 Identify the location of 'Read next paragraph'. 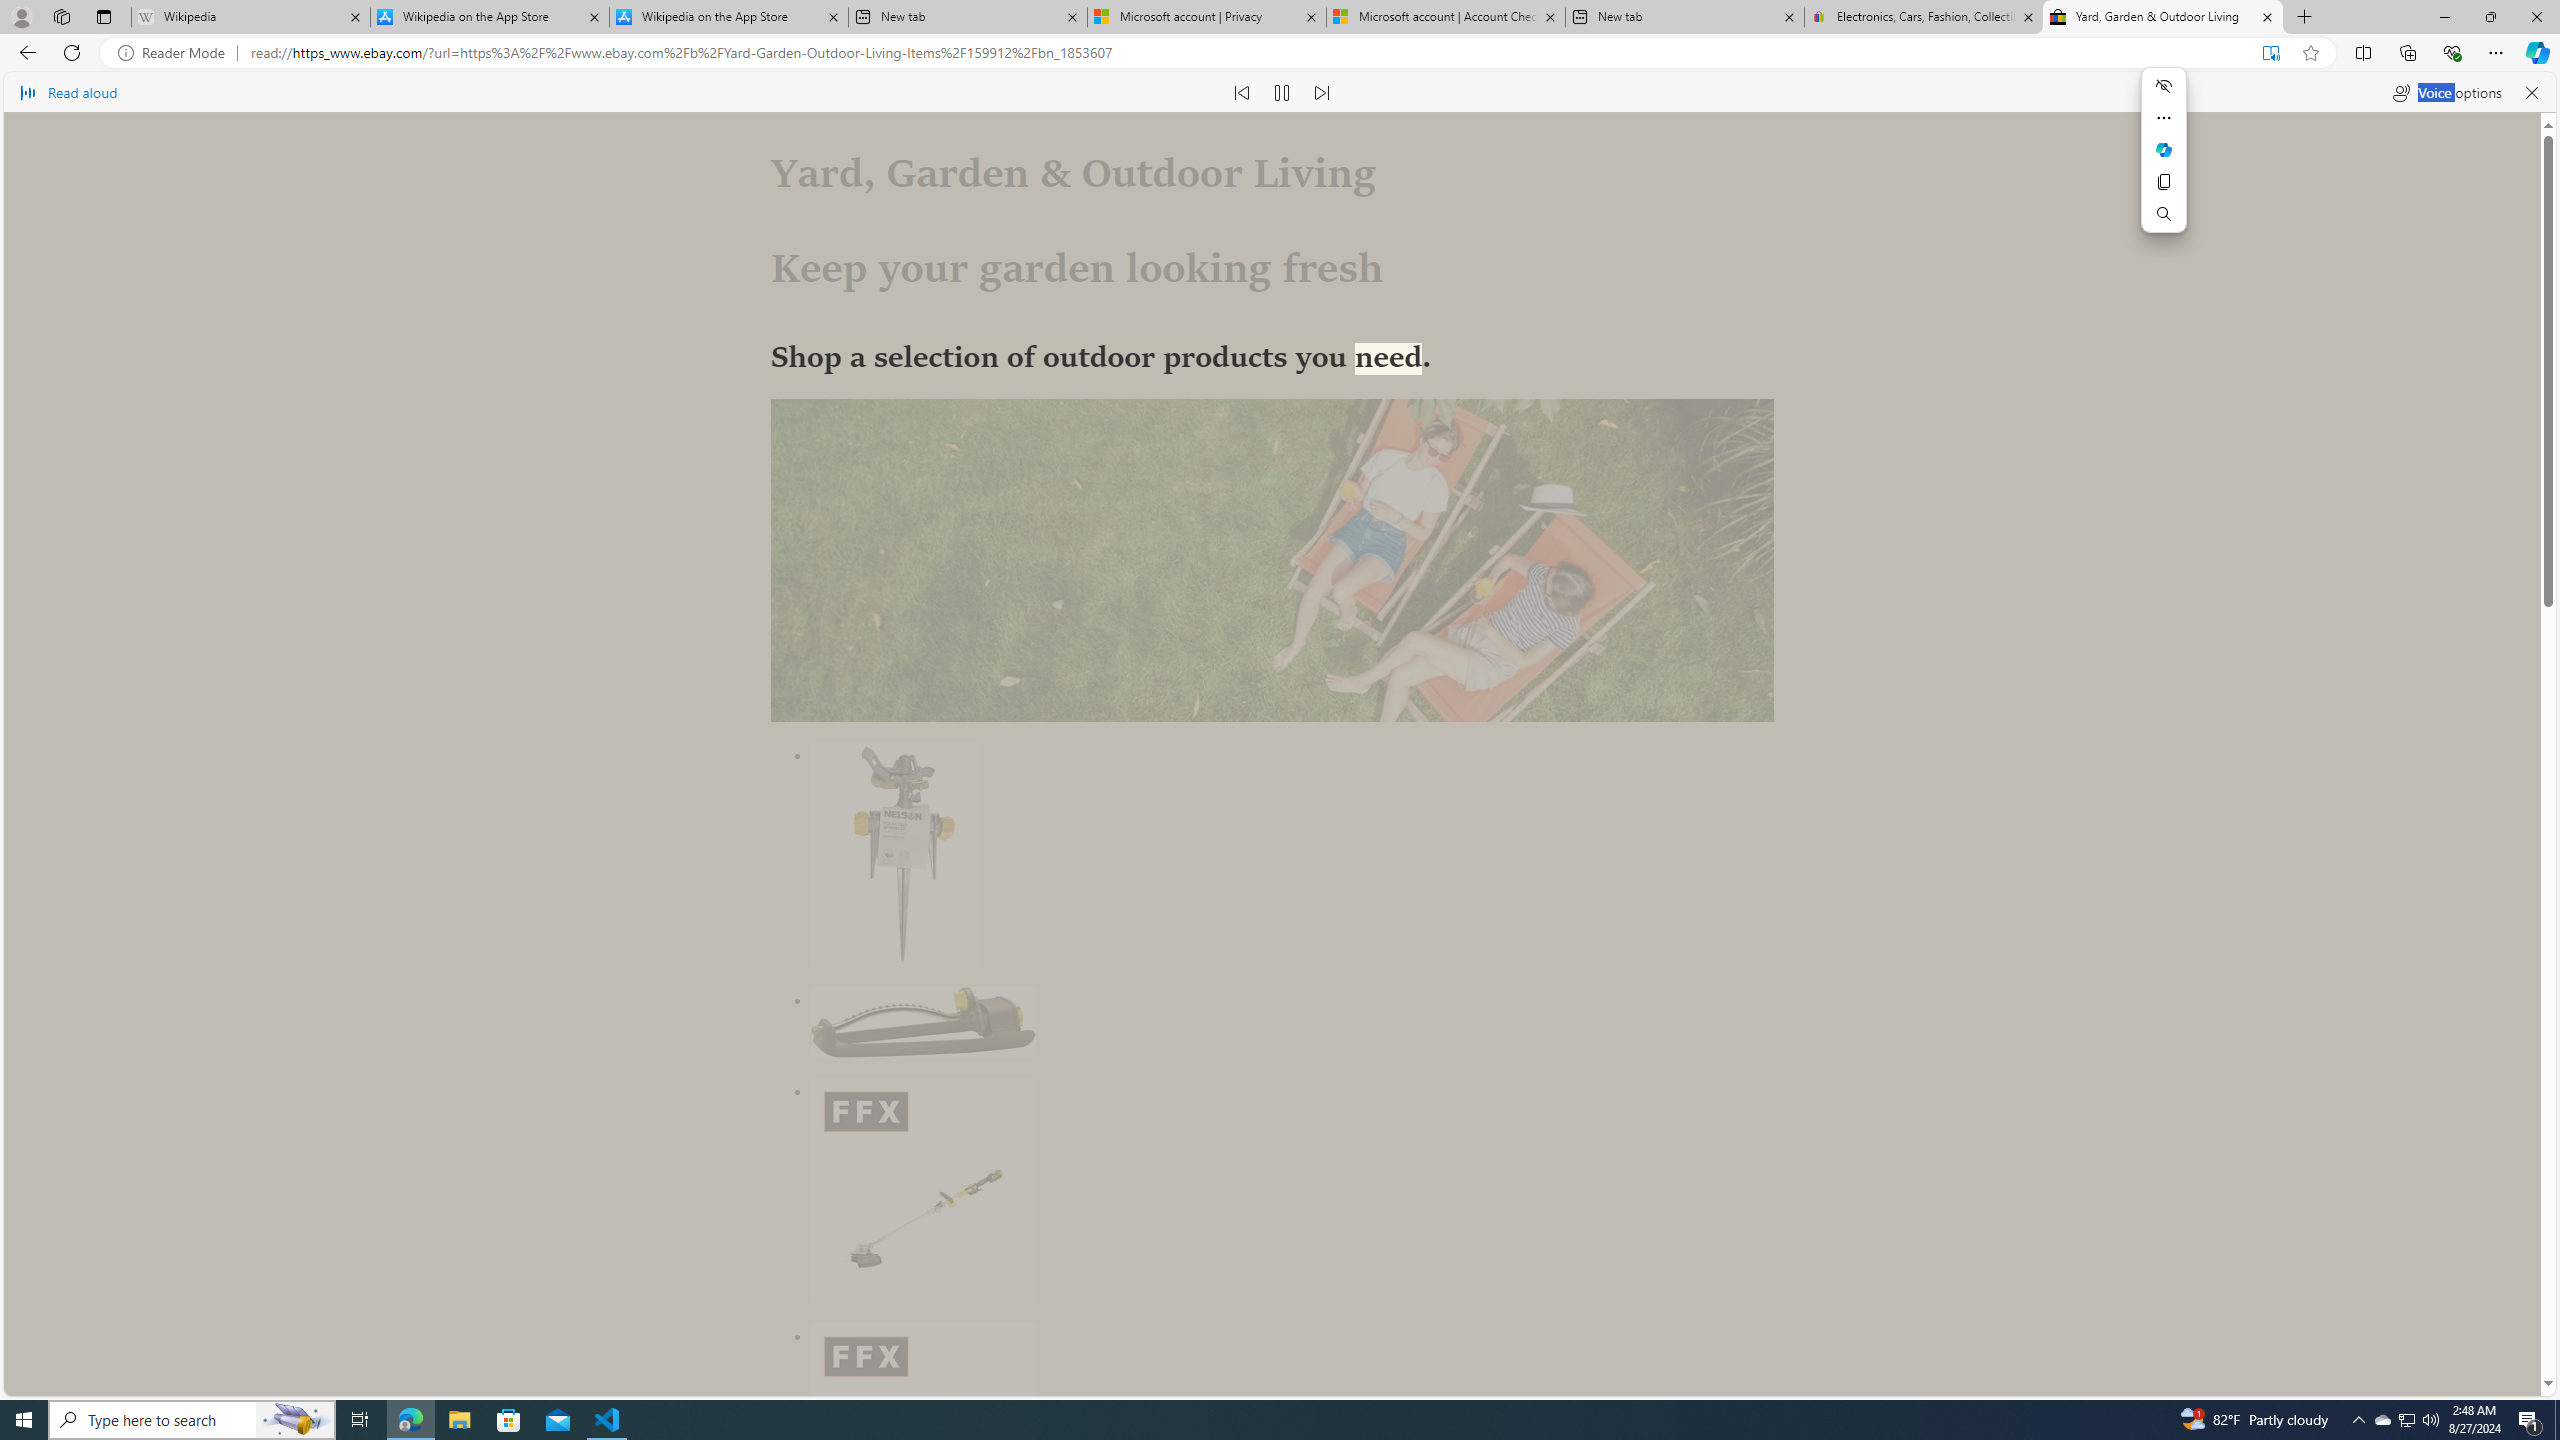
(1321, 91).